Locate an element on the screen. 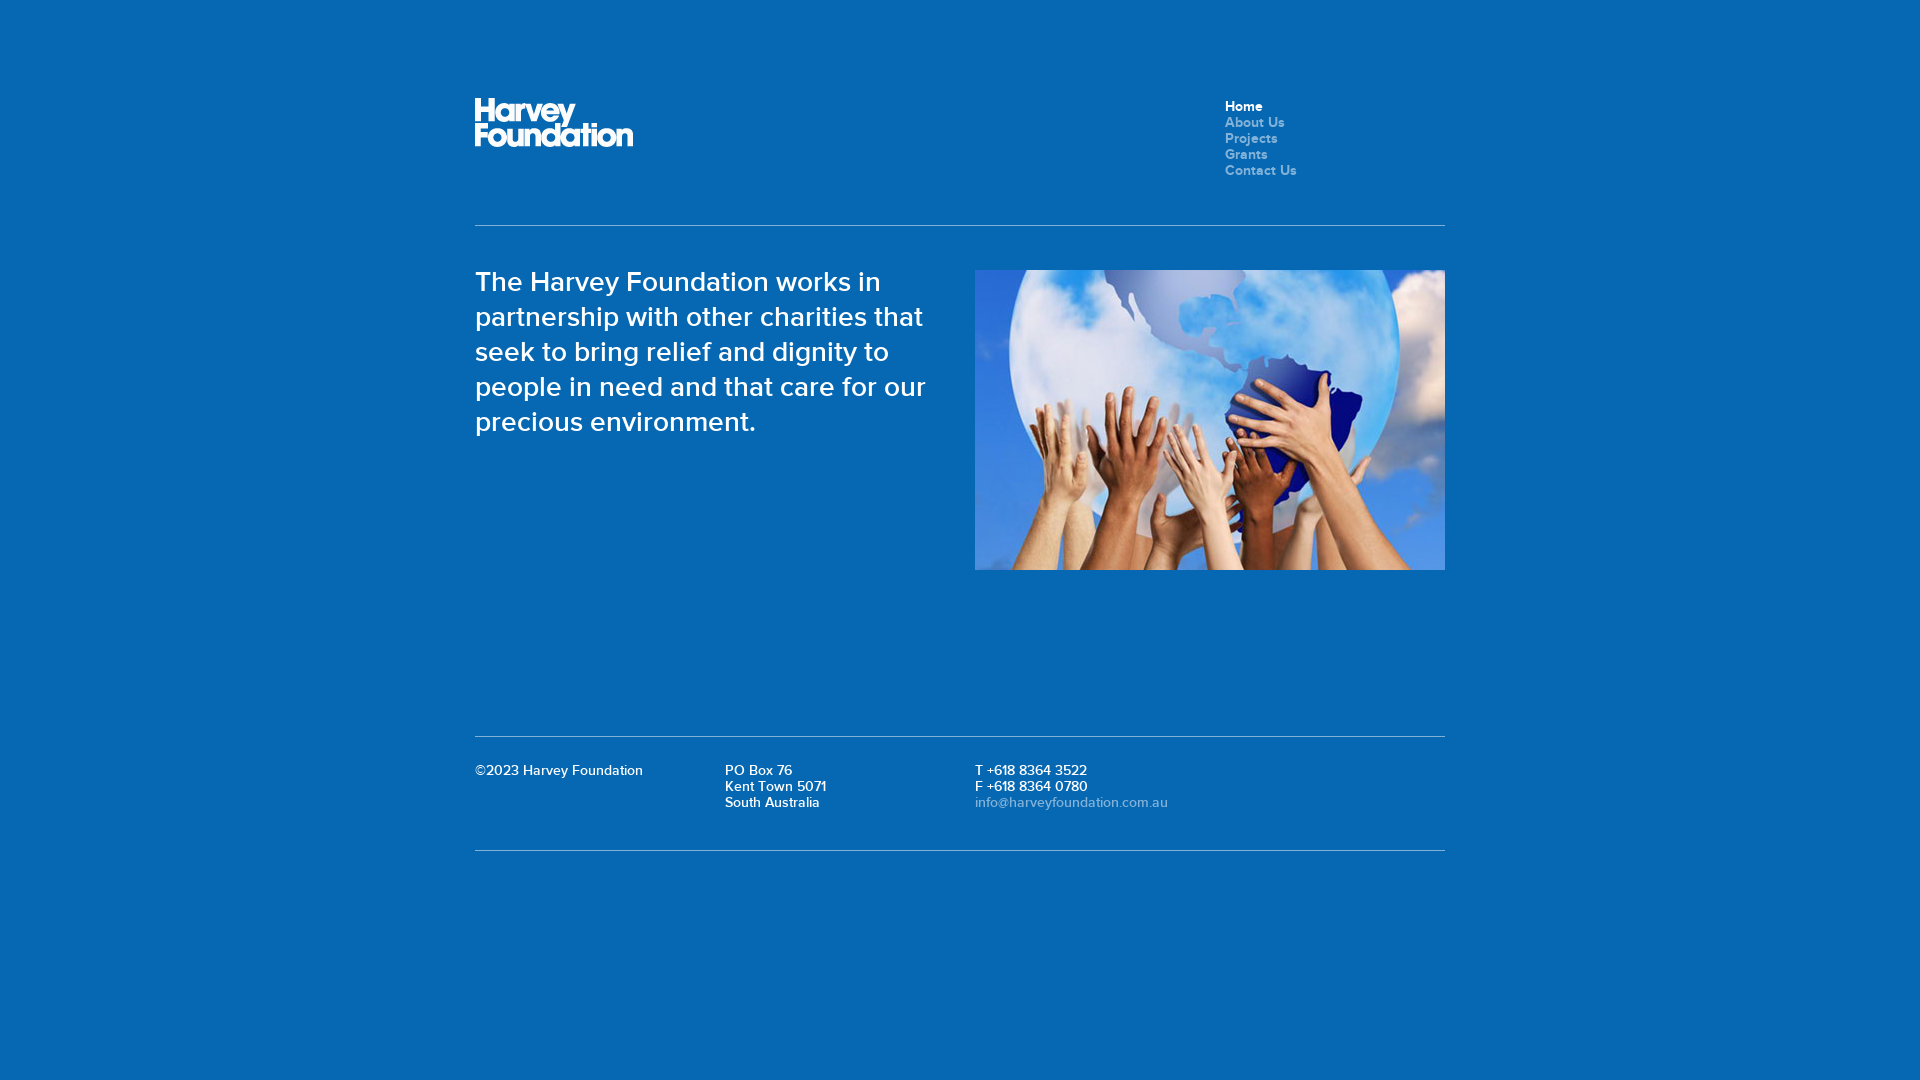 This screenshot has width=1920, height=1080. 'About Us' is located at coordinates (1253, 122).